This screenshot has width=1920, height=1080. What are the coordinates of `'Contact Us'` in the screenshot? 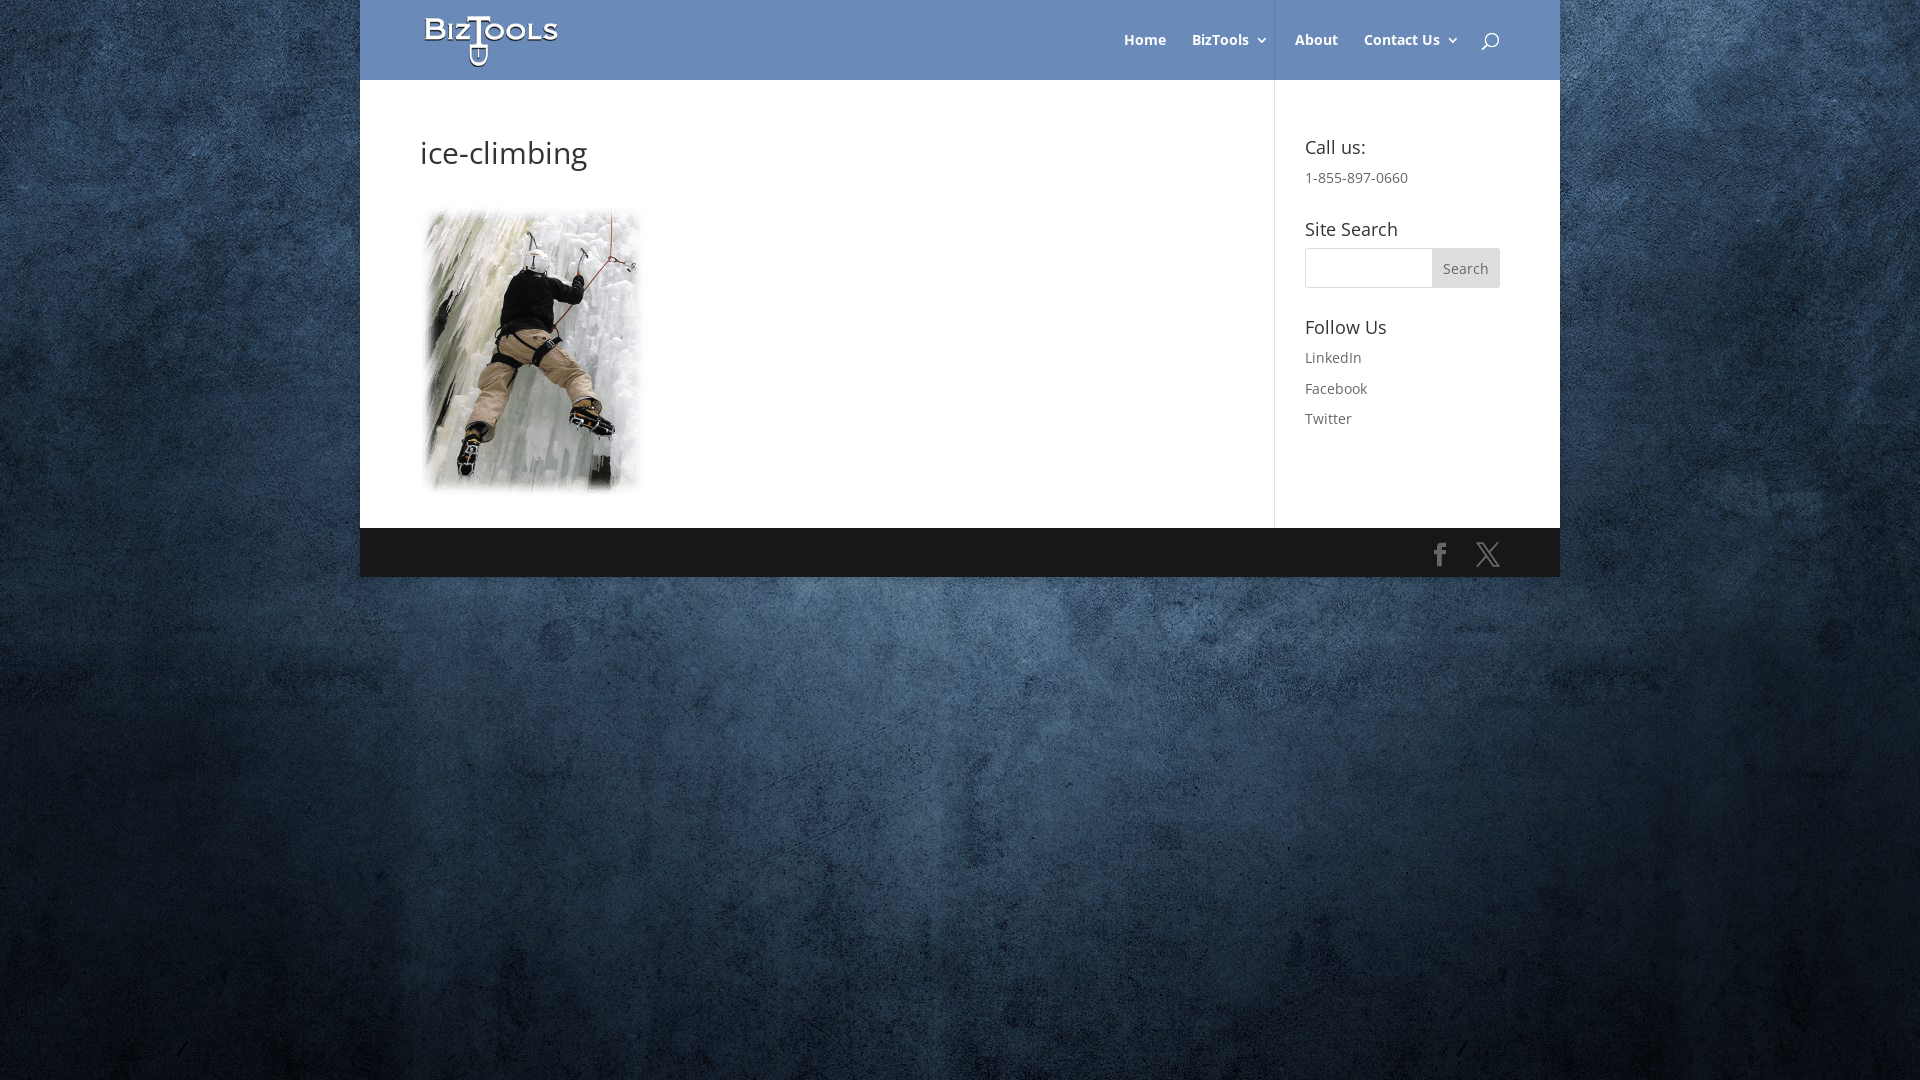 It's located at (1410, 55).